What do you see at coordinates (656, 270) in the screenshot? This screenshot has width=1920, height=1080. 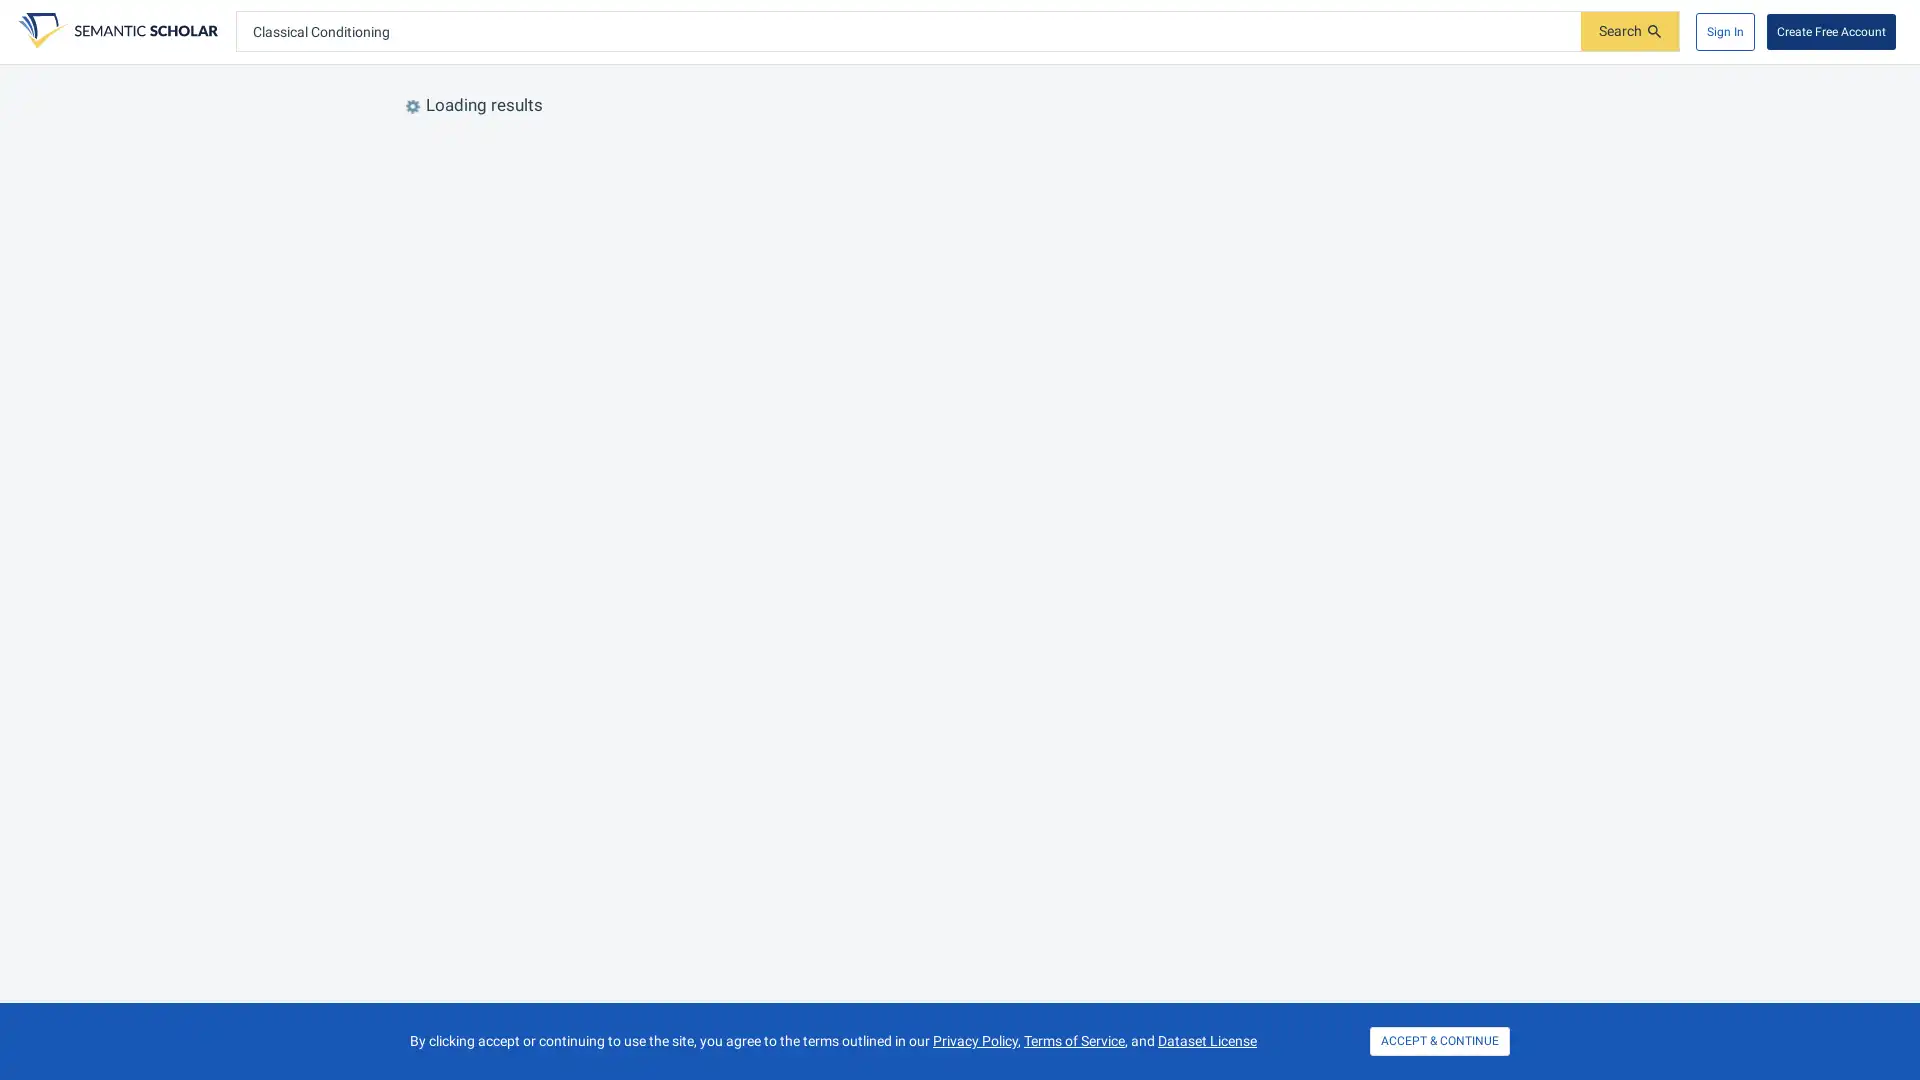 I see `Cite this paper` at bounding box center [656, 270].